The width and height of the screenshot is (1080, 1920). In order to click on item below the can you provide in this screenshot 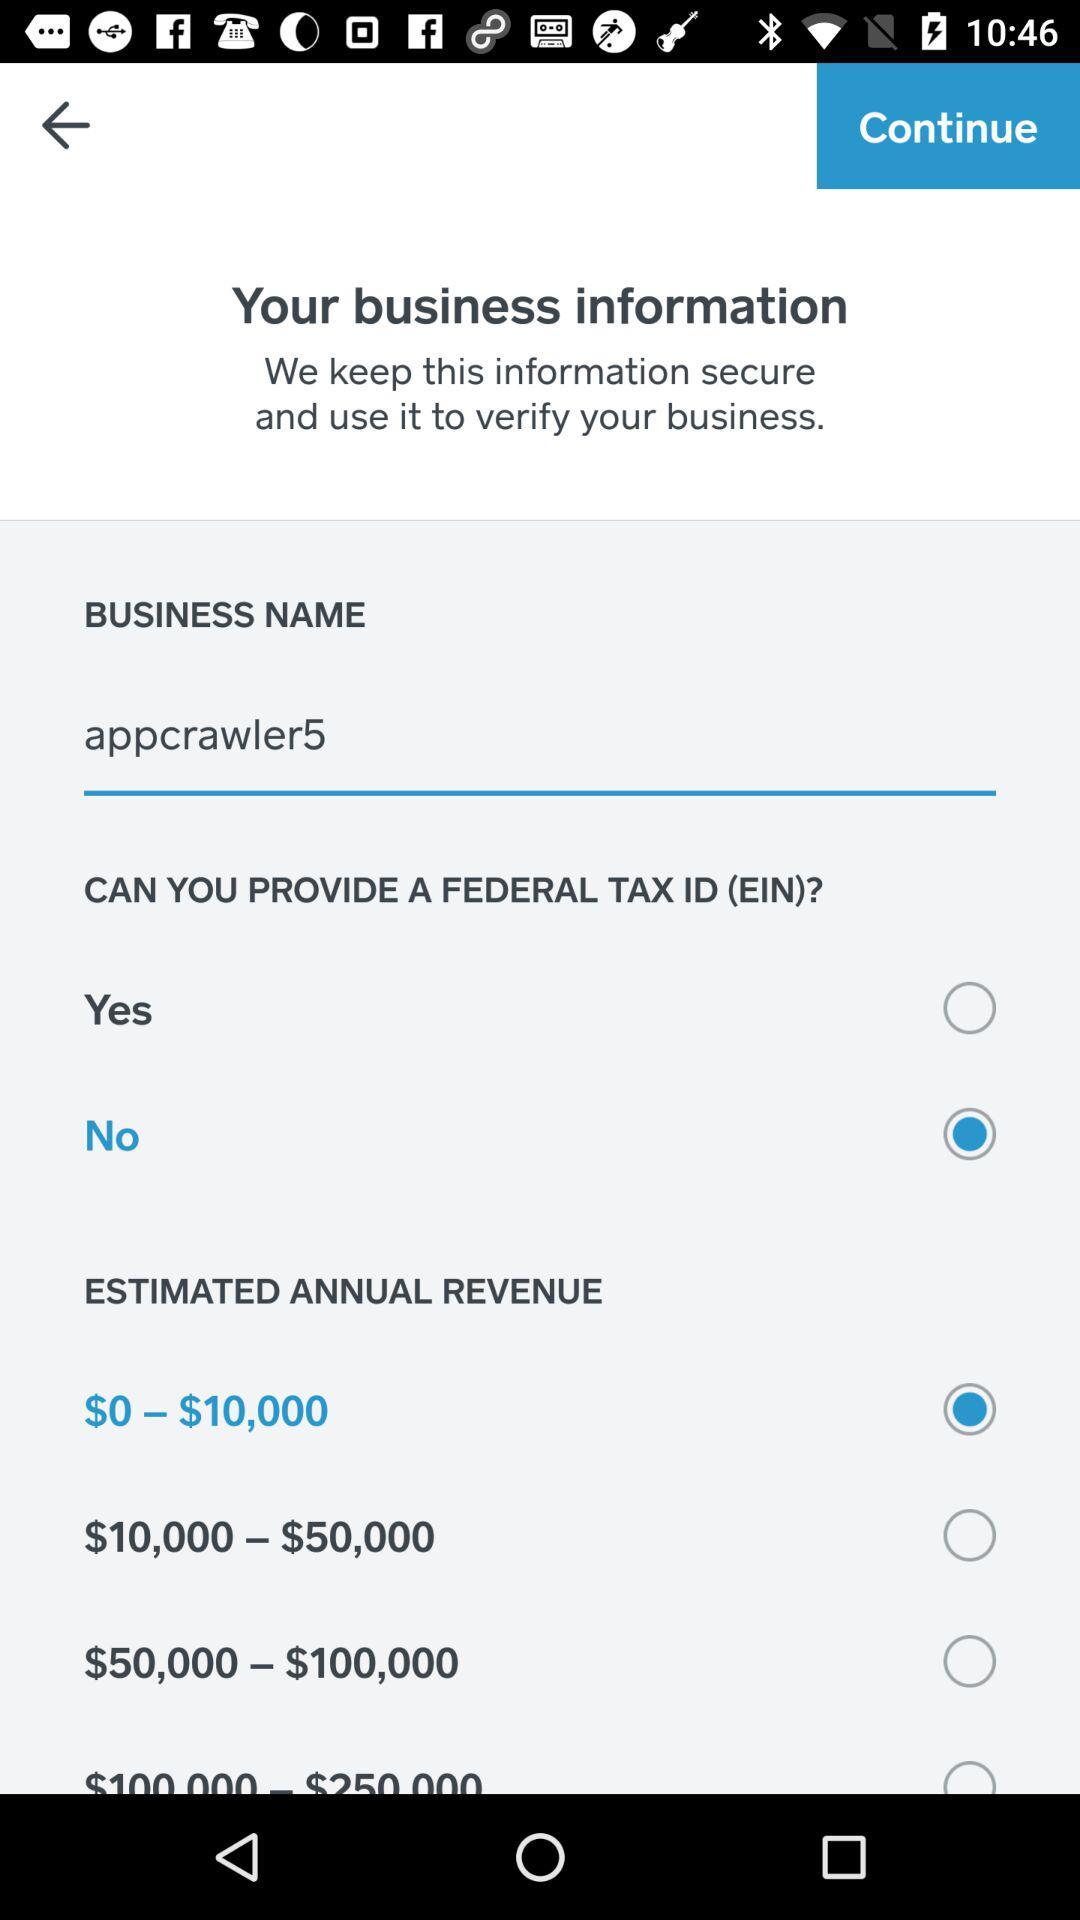, I will do `click(540, 1008)`.